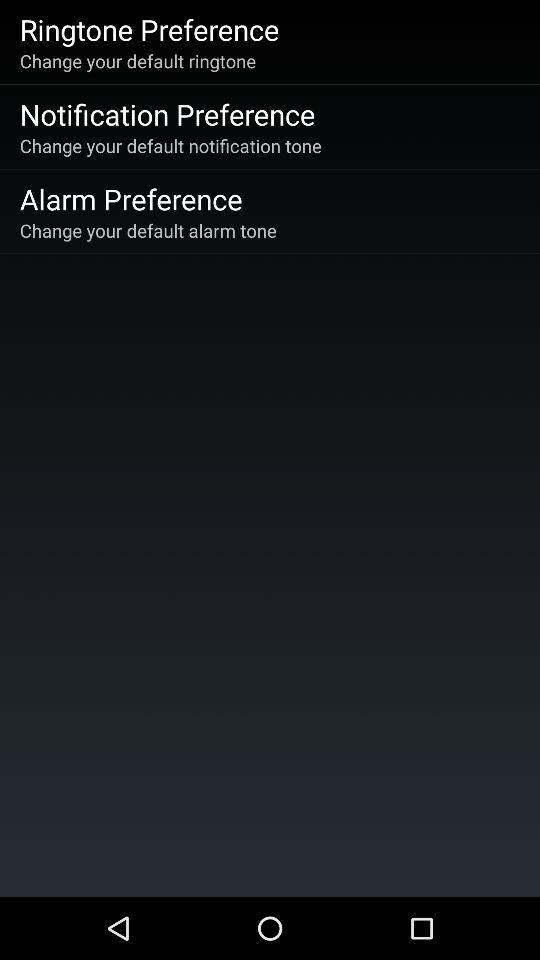 Image resolution: width=540 pixels, height=960 pixels. I want to click on app above the change your default item, so click(166, 114).